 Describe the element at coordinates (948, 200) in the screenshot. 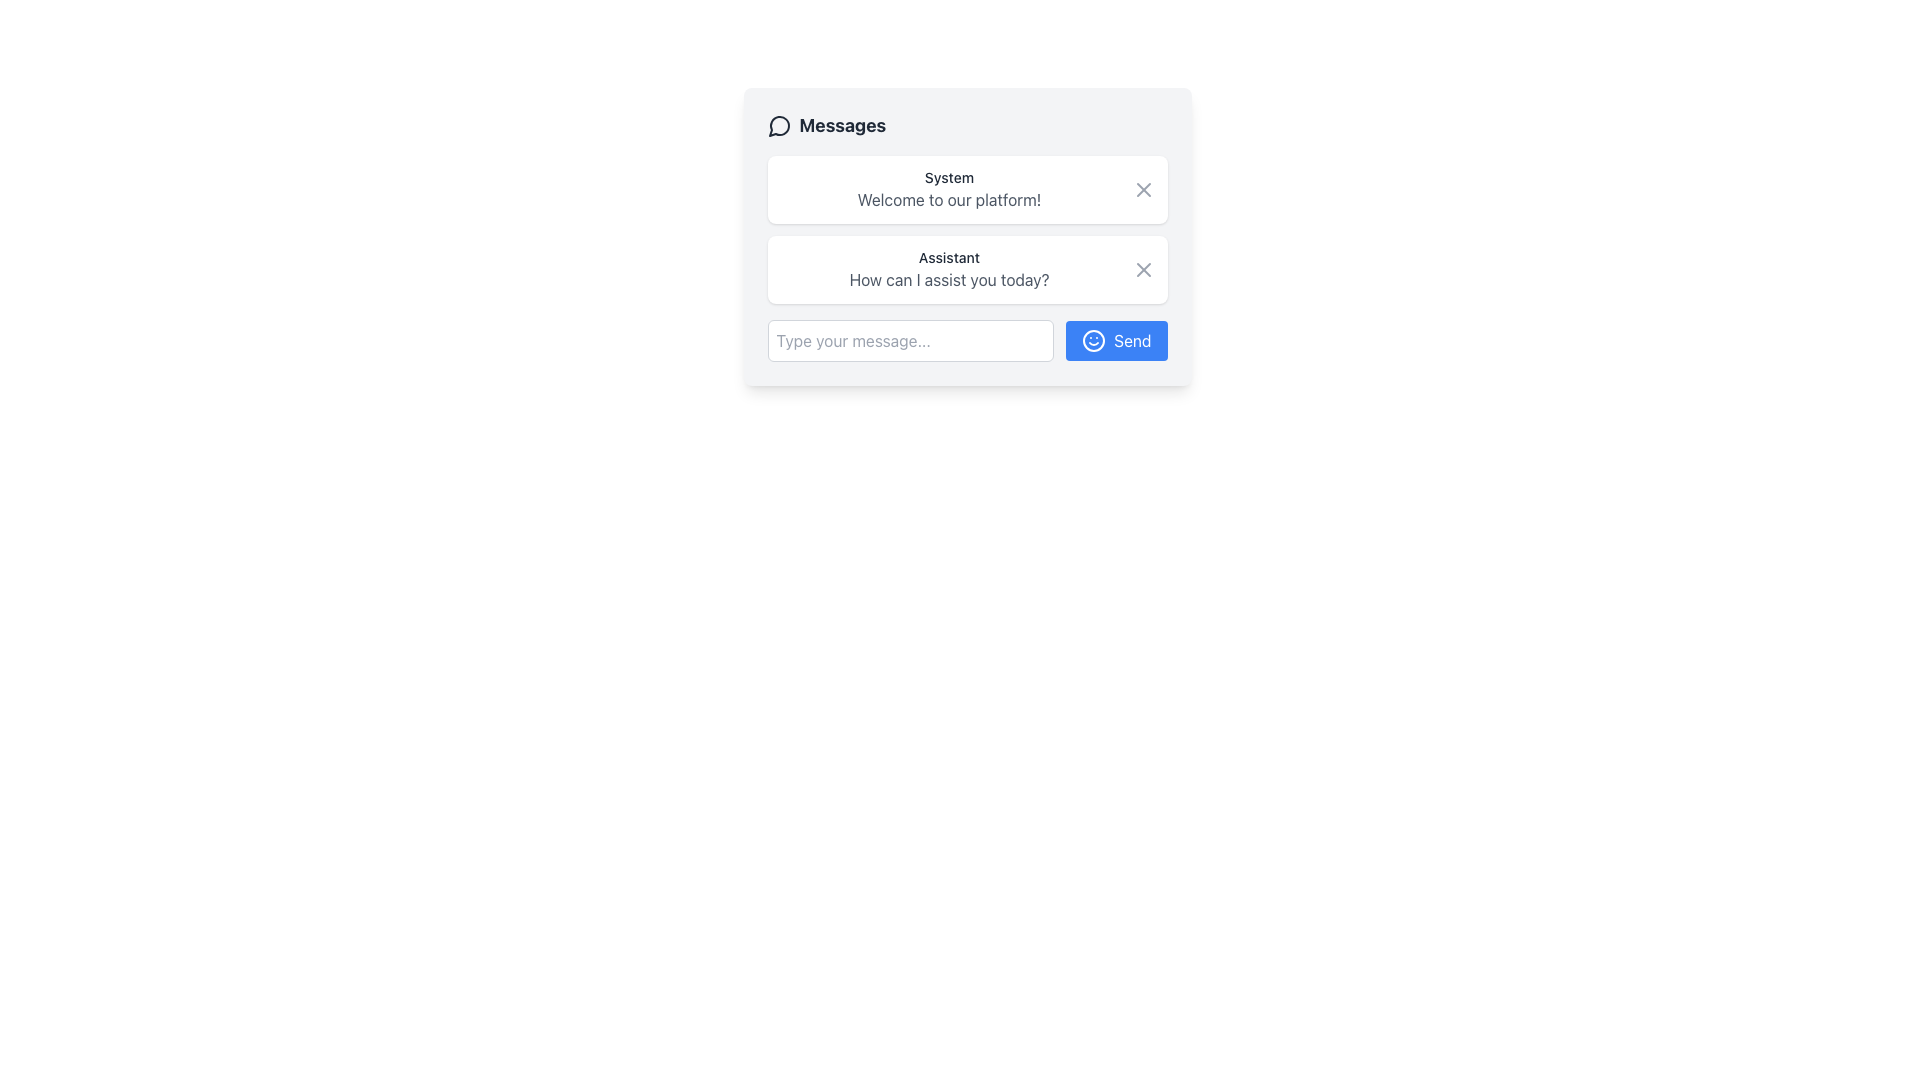

I see `text label displaying 'Welcome to our platform!' which is positioned below the 'System' heading in the central modal window` at that location.